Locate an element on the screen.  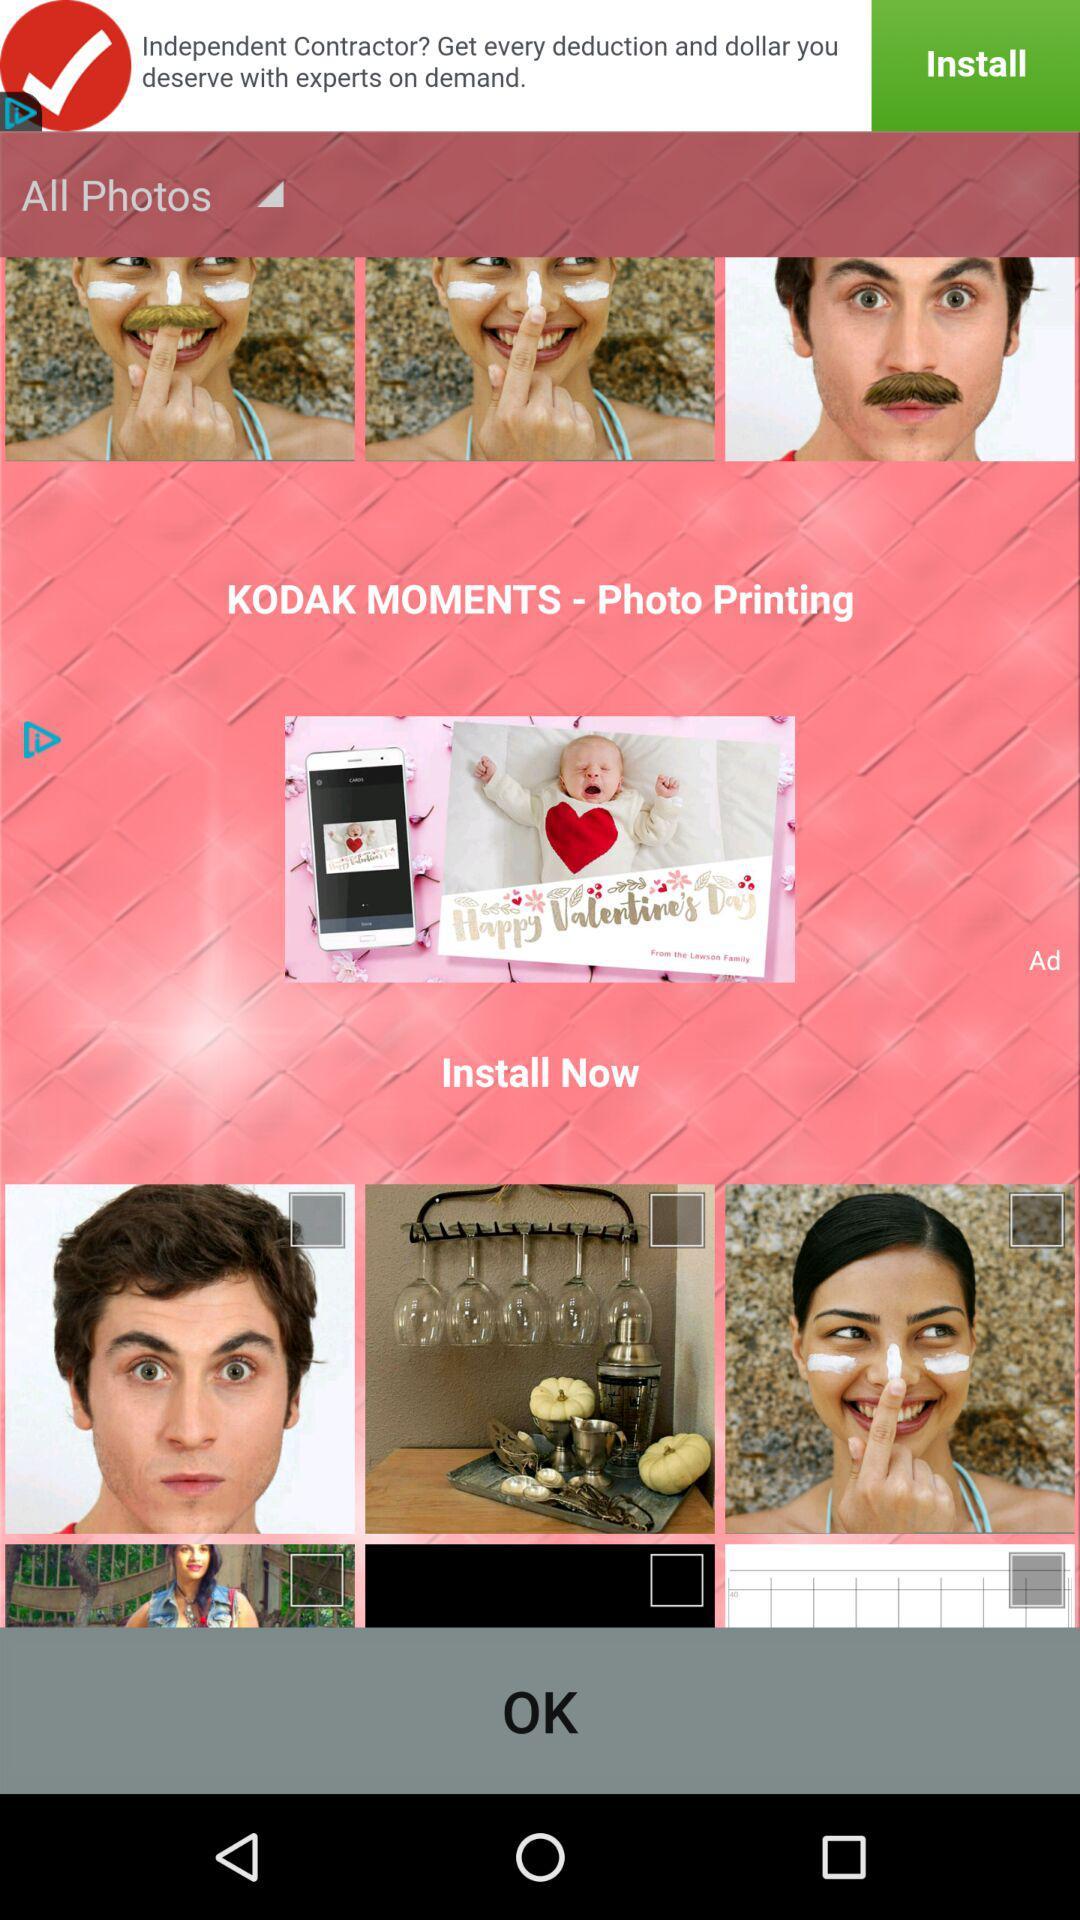
advertisement banner is located at coordinates (540, 65).